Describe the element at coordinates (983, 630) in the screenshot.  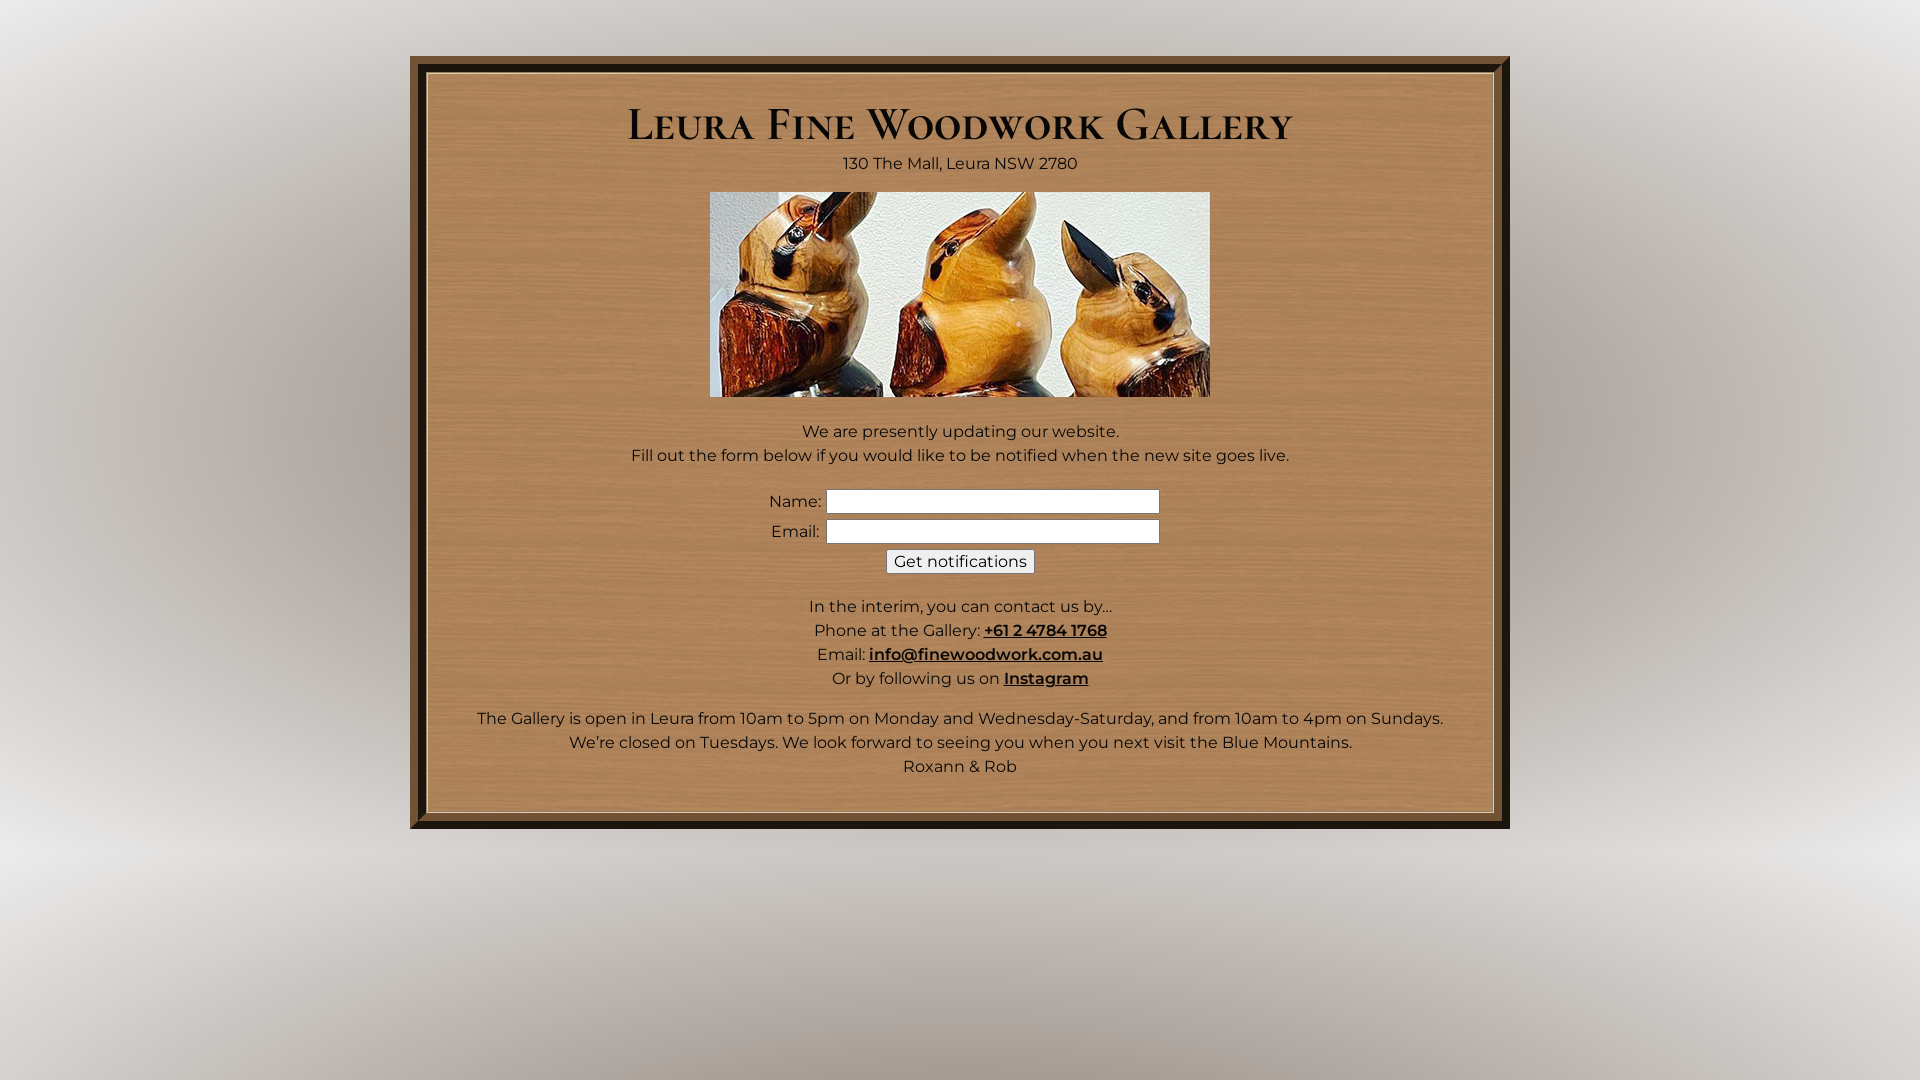
I see `'+61 2 4784 1768'` at that location.